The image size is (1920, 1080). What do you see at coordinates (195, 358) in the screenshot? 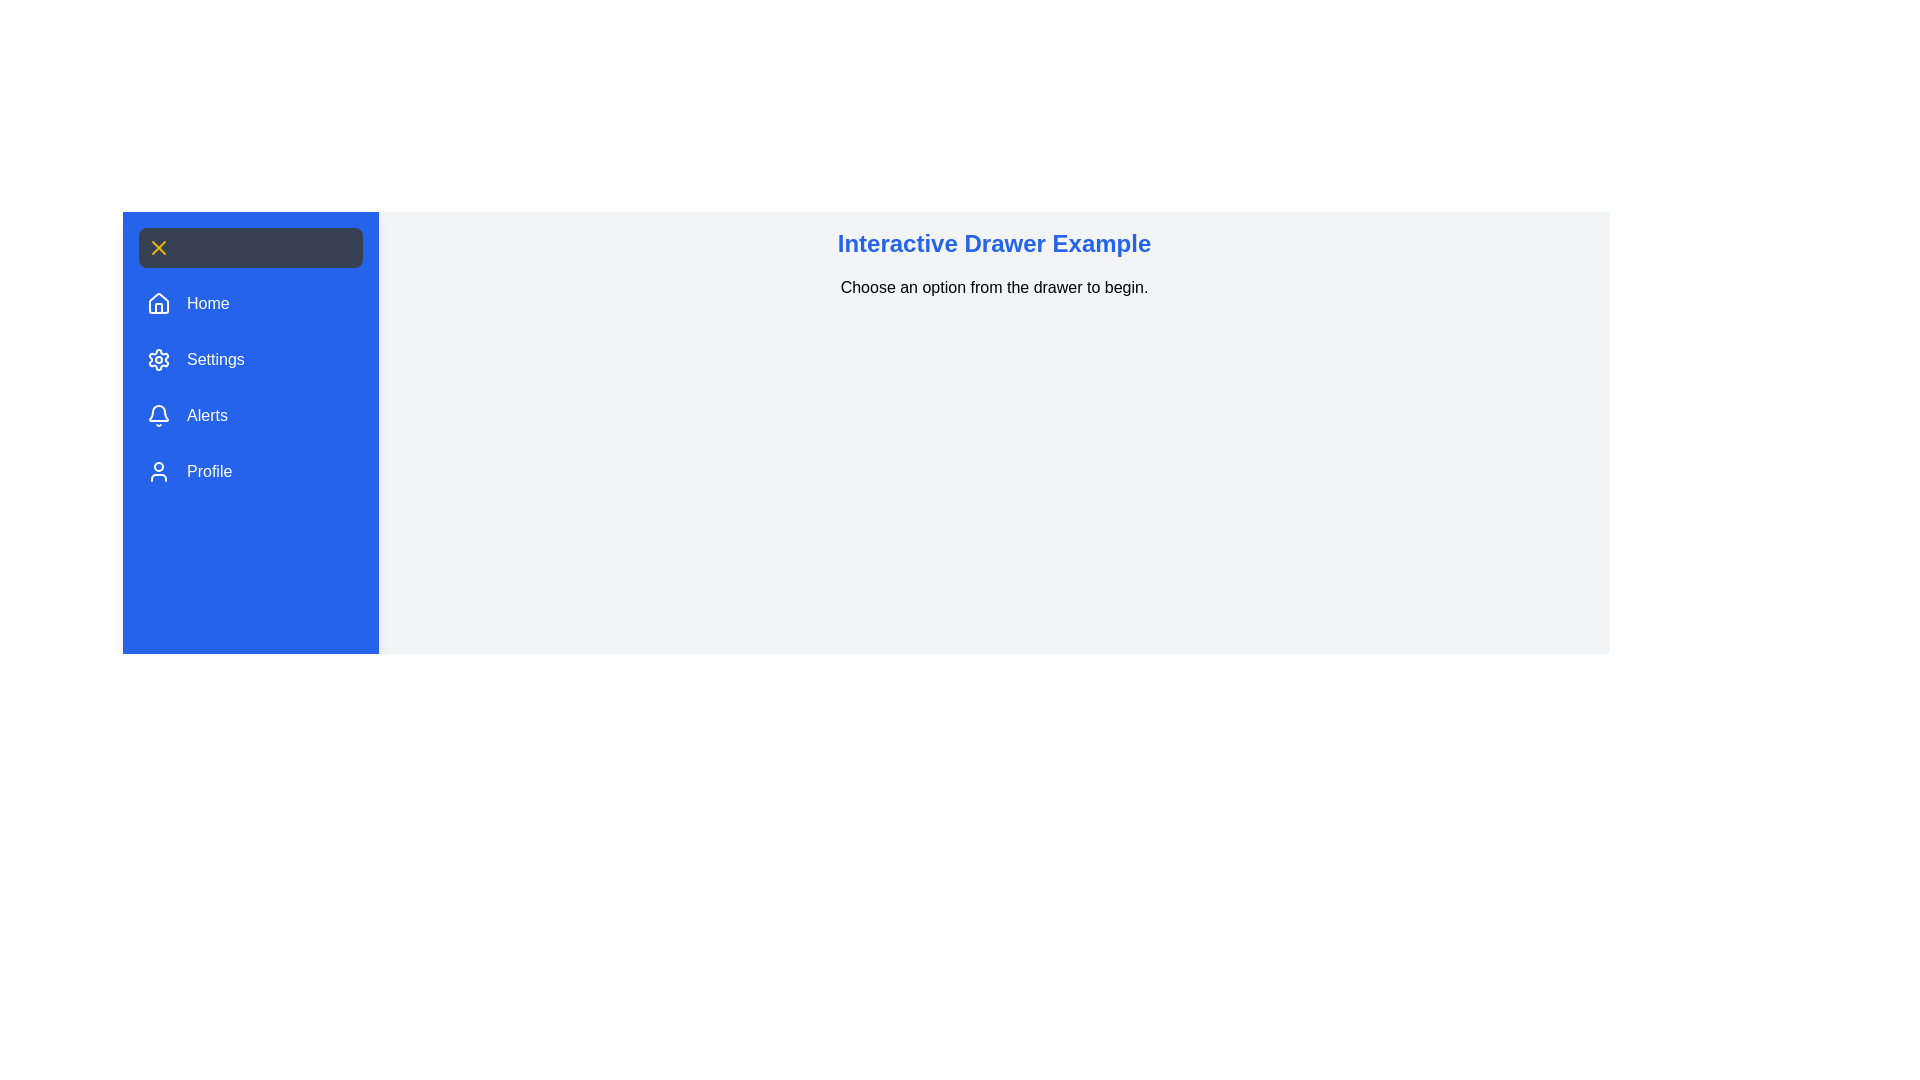
I see `the 'Settings' button in the drawer` at bounding box center [195, 358].